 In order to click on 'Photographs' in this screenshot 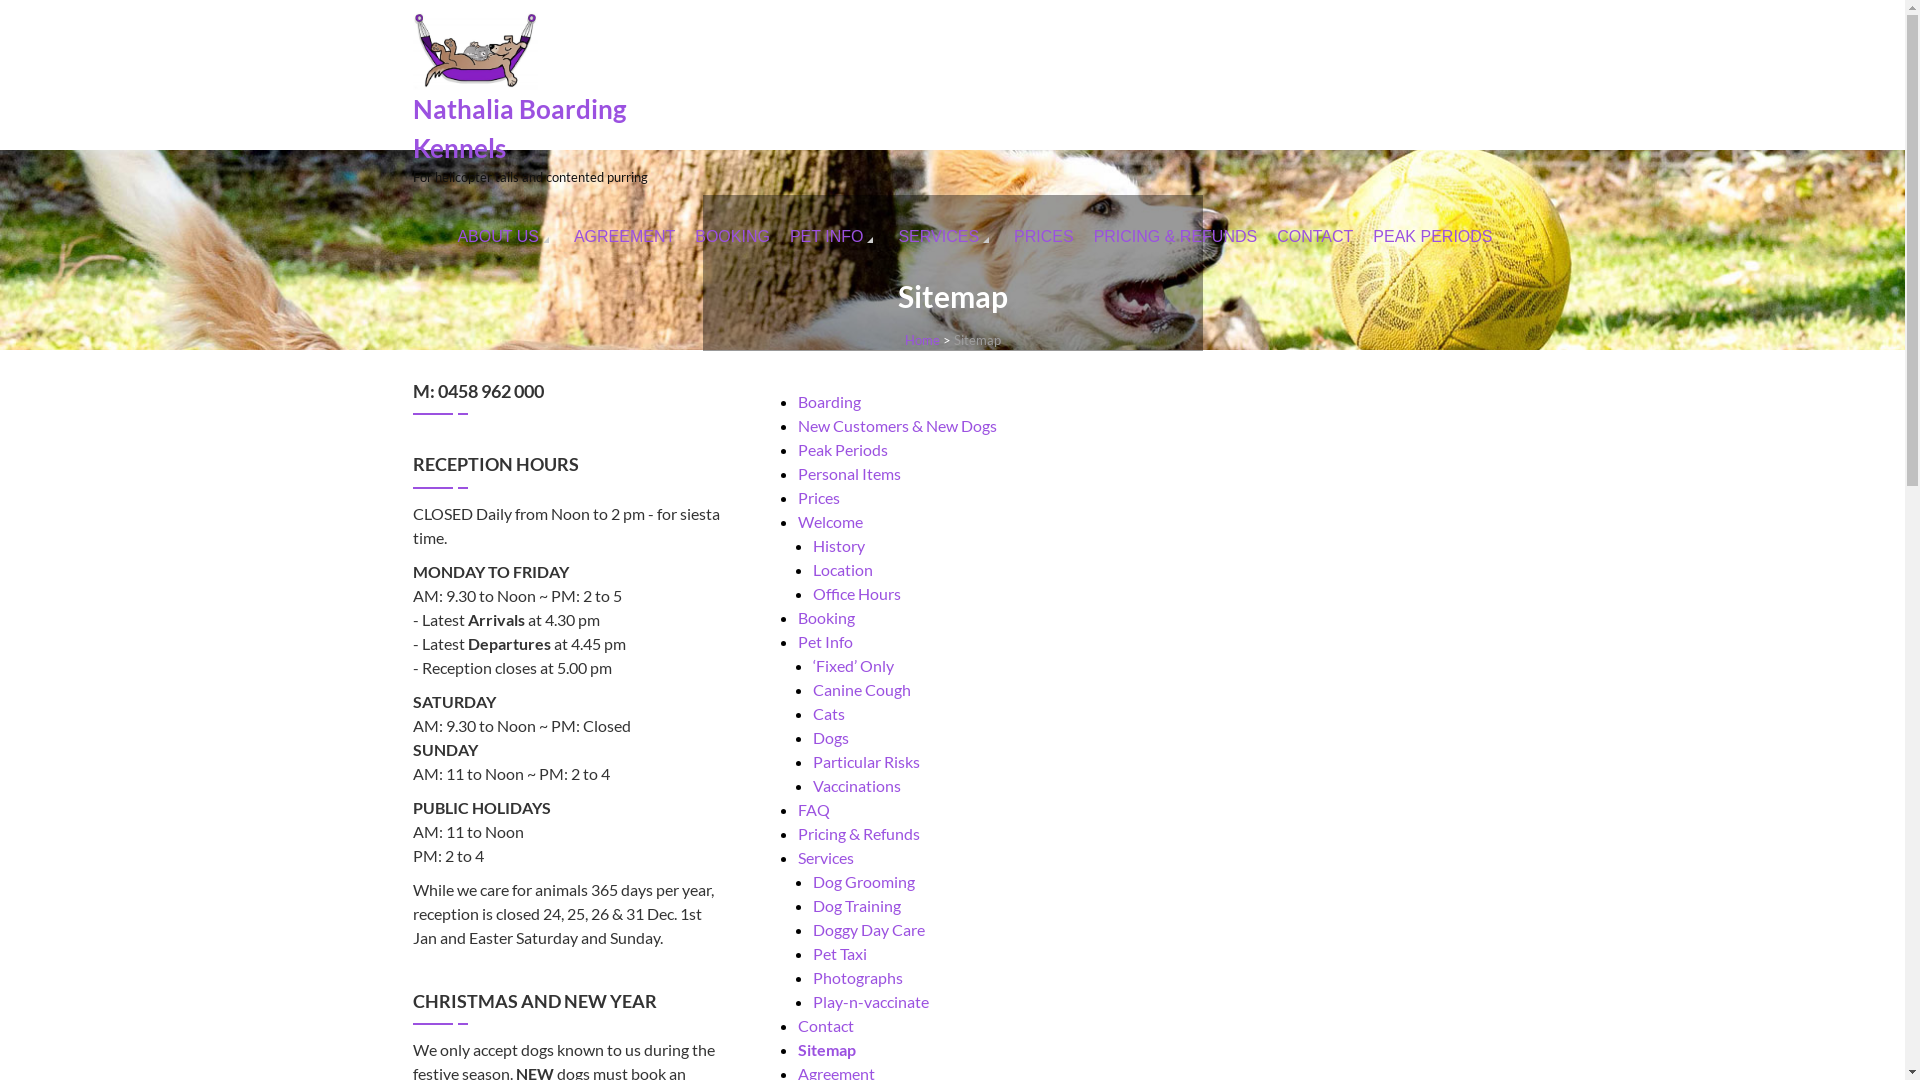, I will do `click(858, 976)`.